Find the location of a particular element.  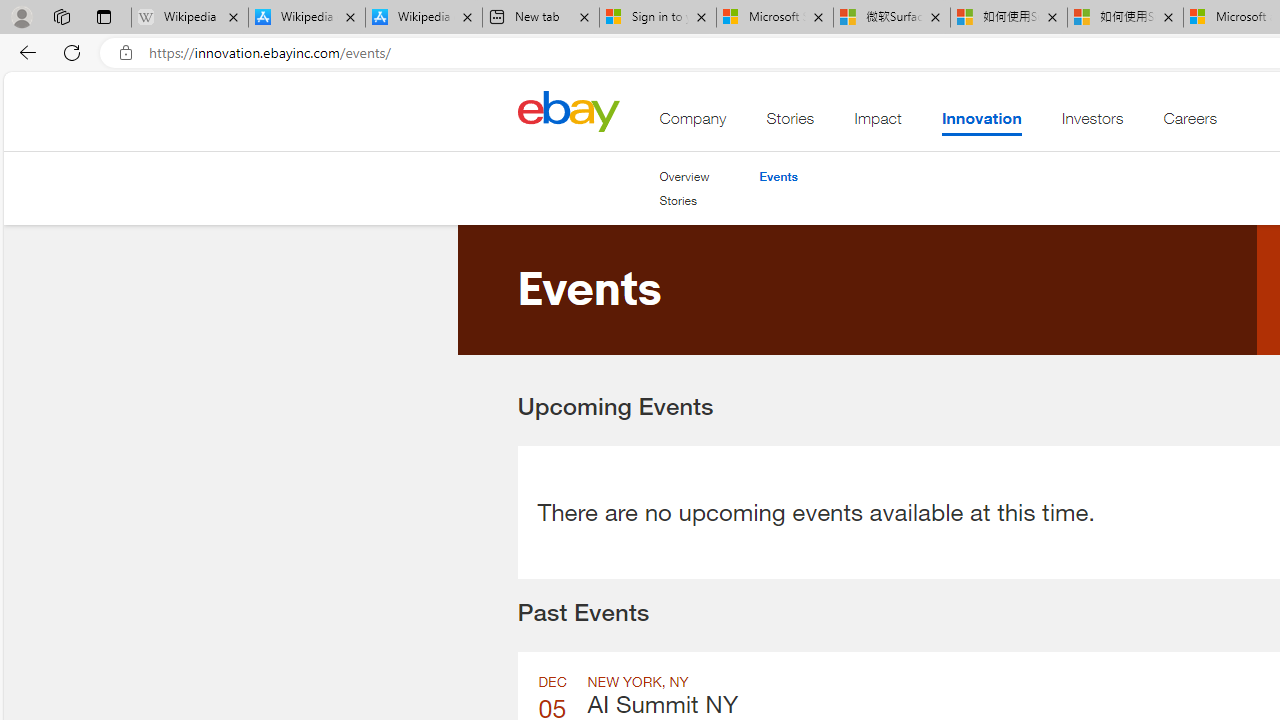

'Company' is located at coordinates (693, 123).